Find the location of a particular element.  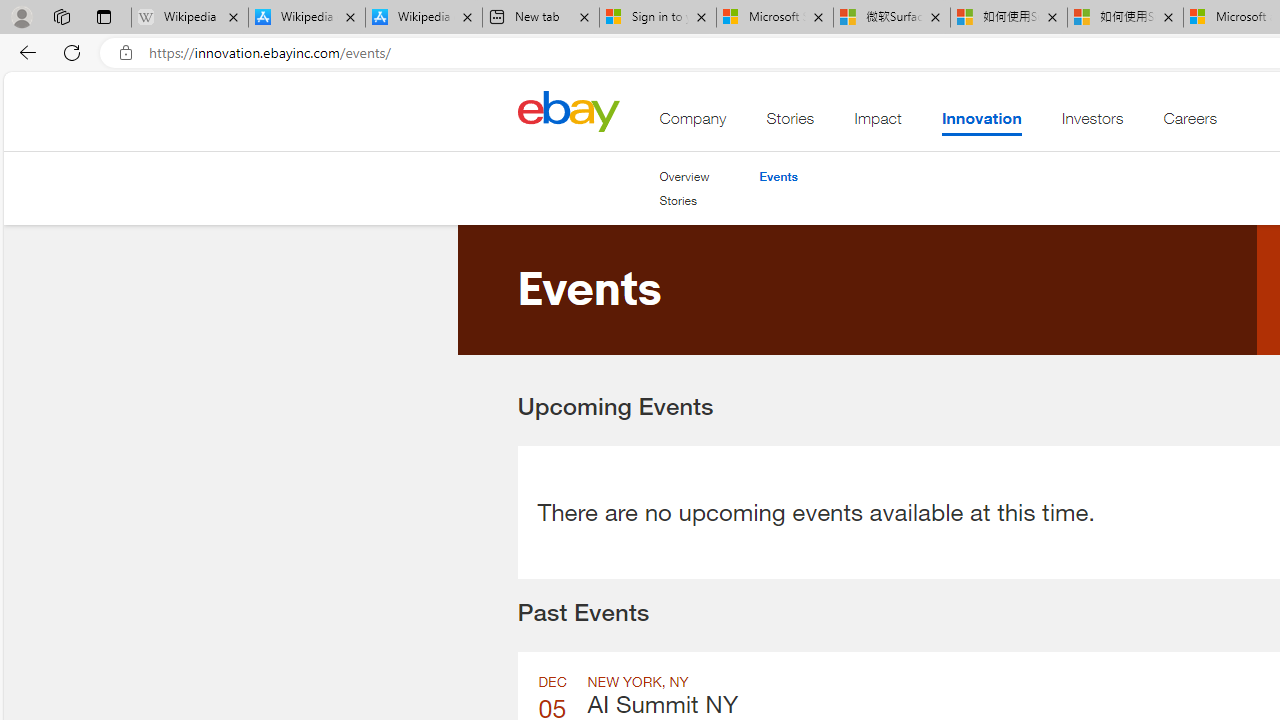

'Company' is located at coordinates (693, 123).